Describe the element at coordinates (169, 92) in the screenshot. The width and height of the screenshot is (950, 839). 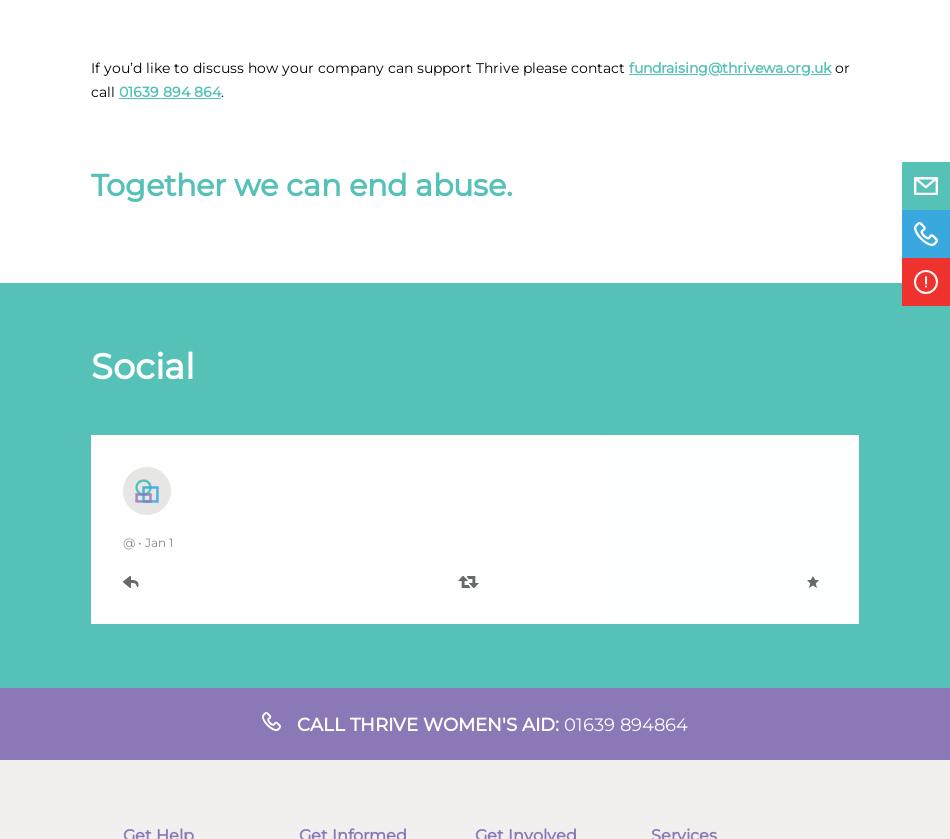
I see `'01639 894 864'` at that location.